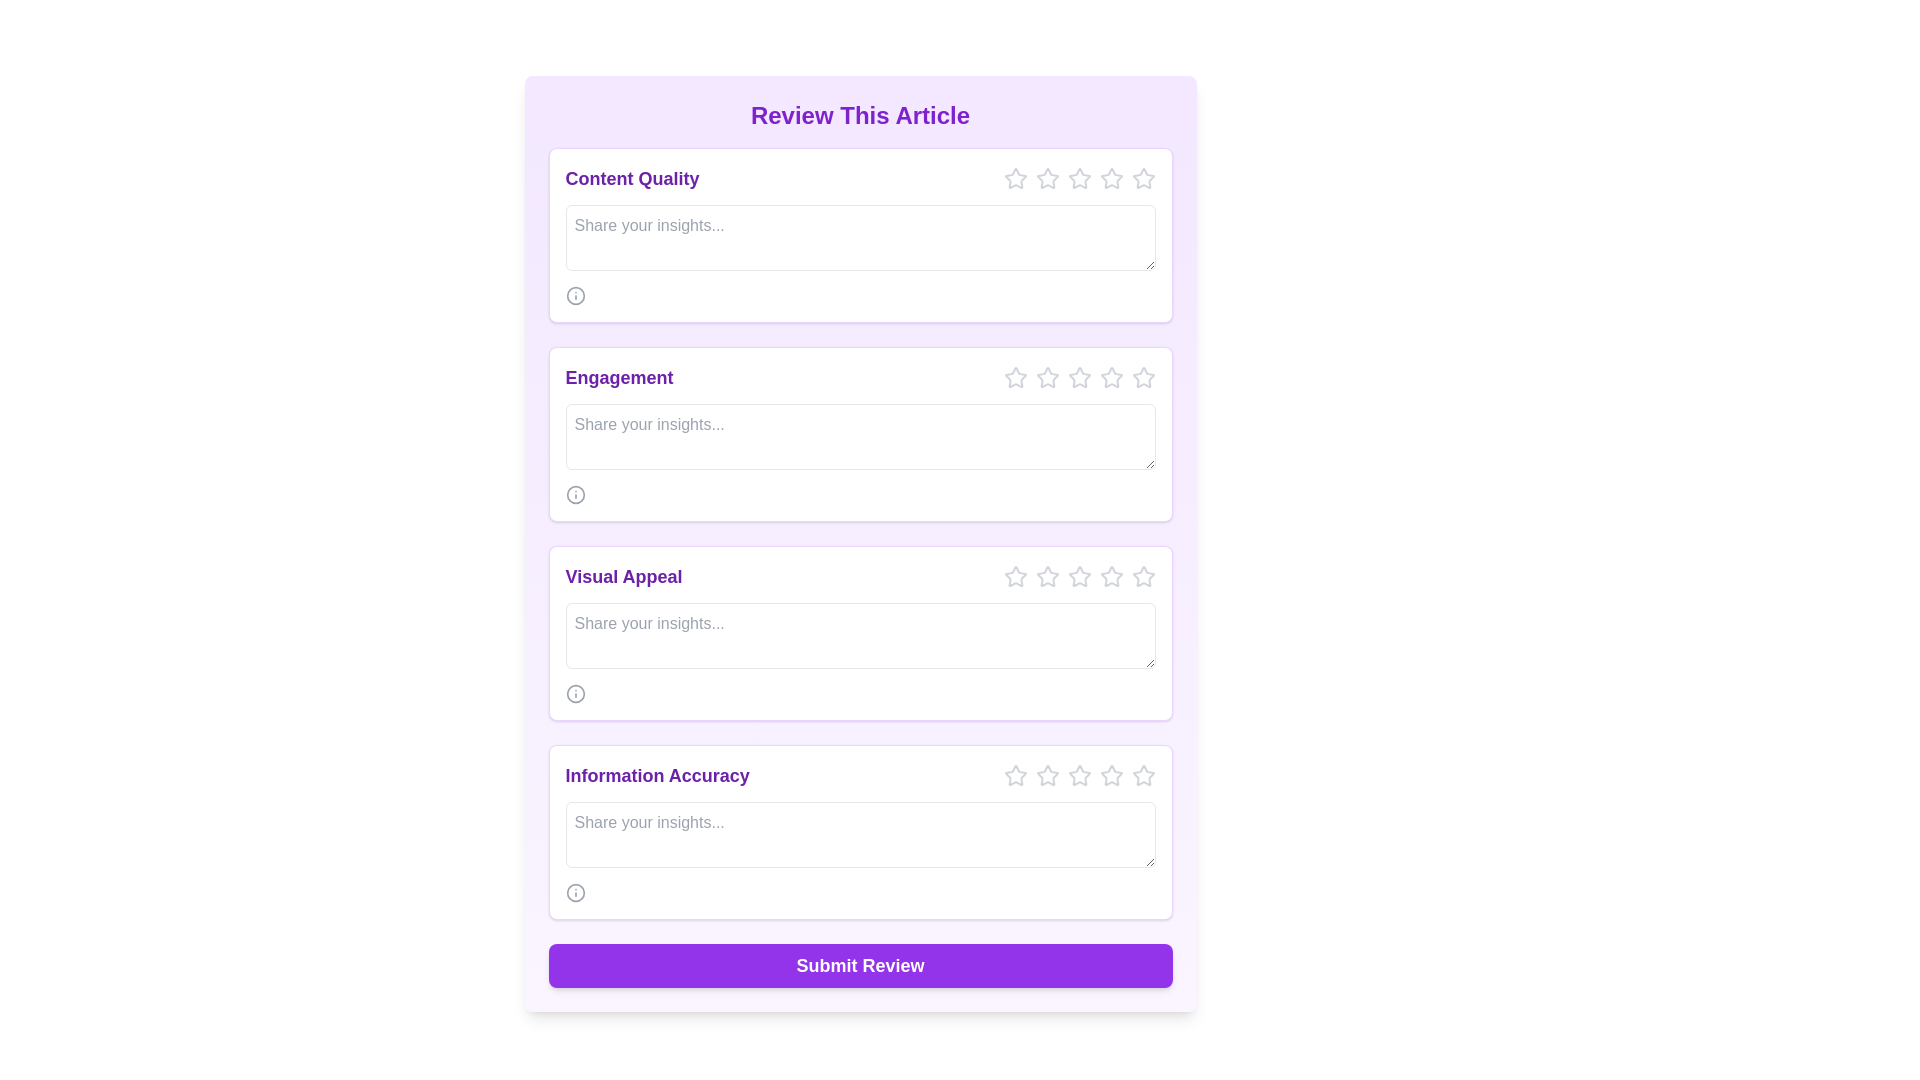 Image resolution: width=1920 pixels, height=1080 pixels. What do you see at coordinates (574, 693) in the screenshot?
I see `the innermost circle of the SVG graphical element representing an informational icon located in the 'Visual Appeal' section, below the user feedback text input box` at bounding box center [574, 693].